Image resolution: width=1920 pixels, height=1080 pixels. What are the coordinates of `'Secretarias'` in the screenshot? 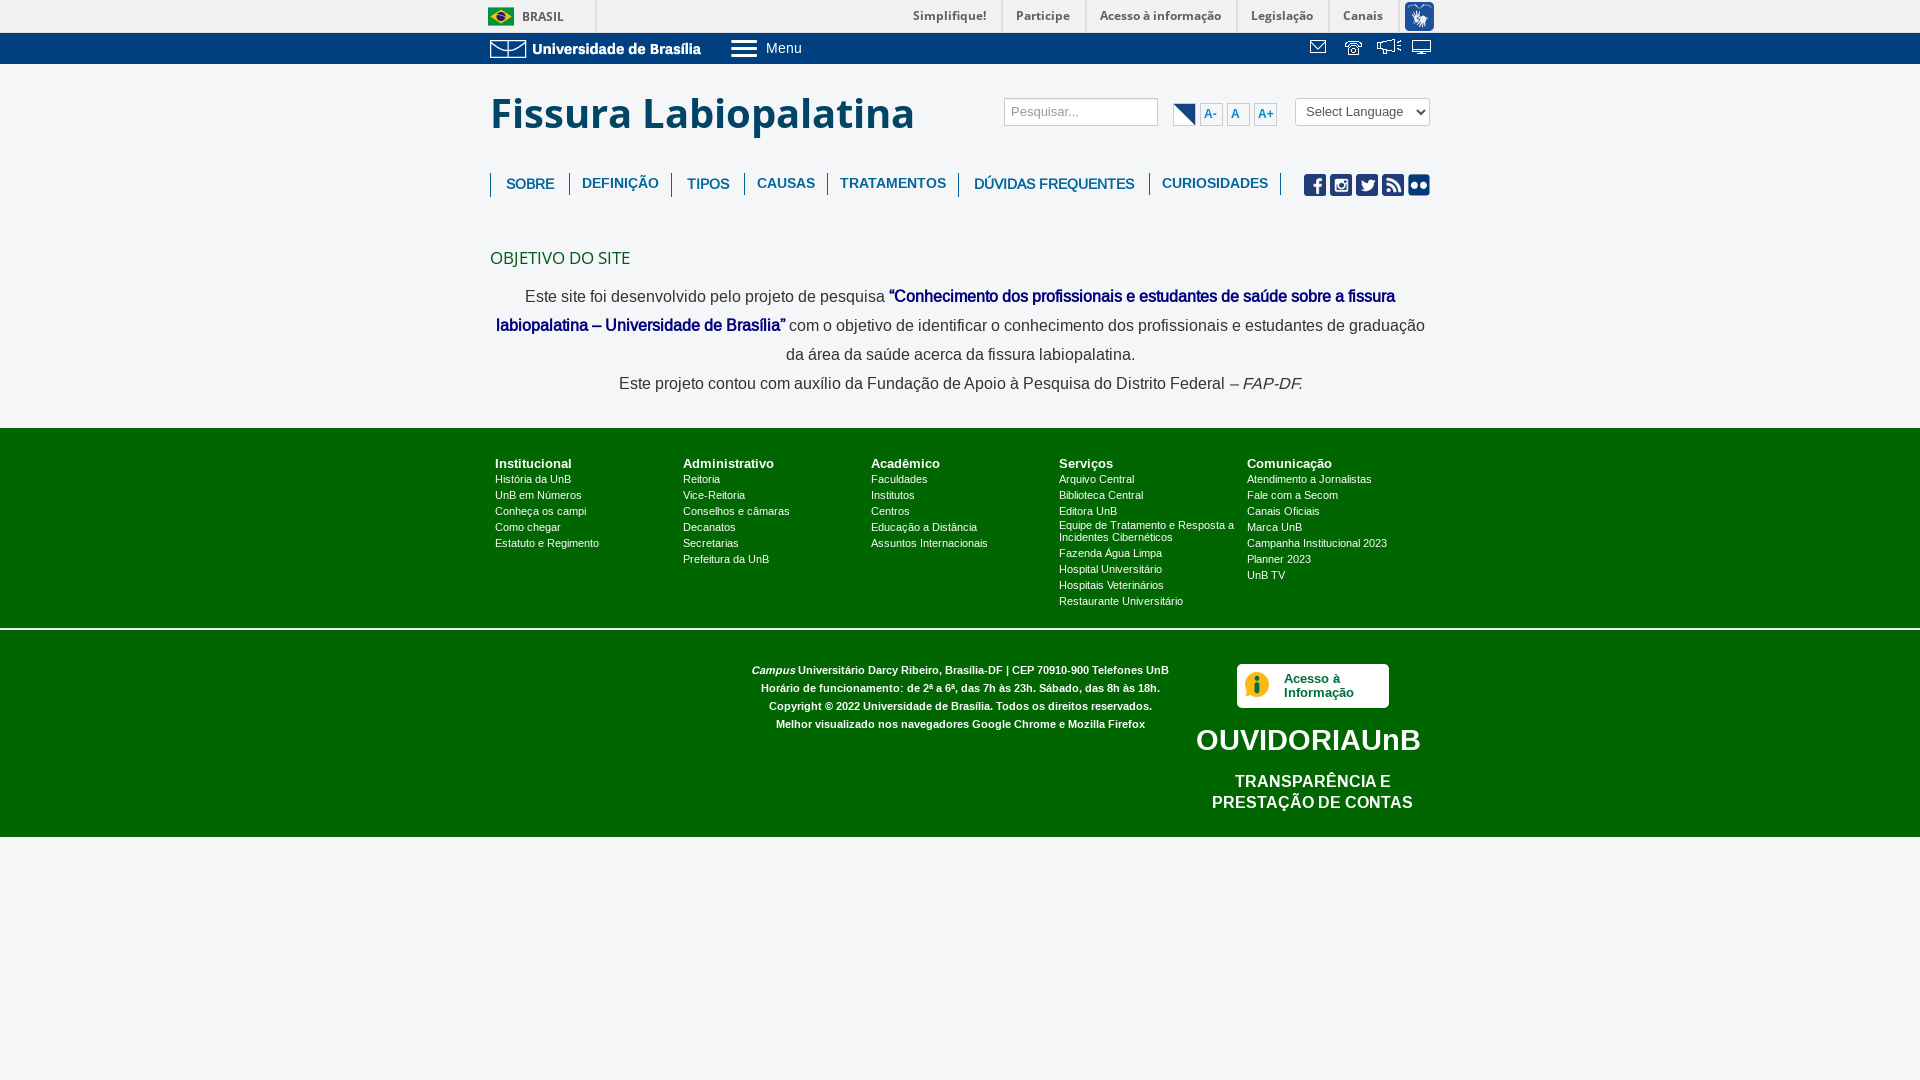 It's located at (710, 543).